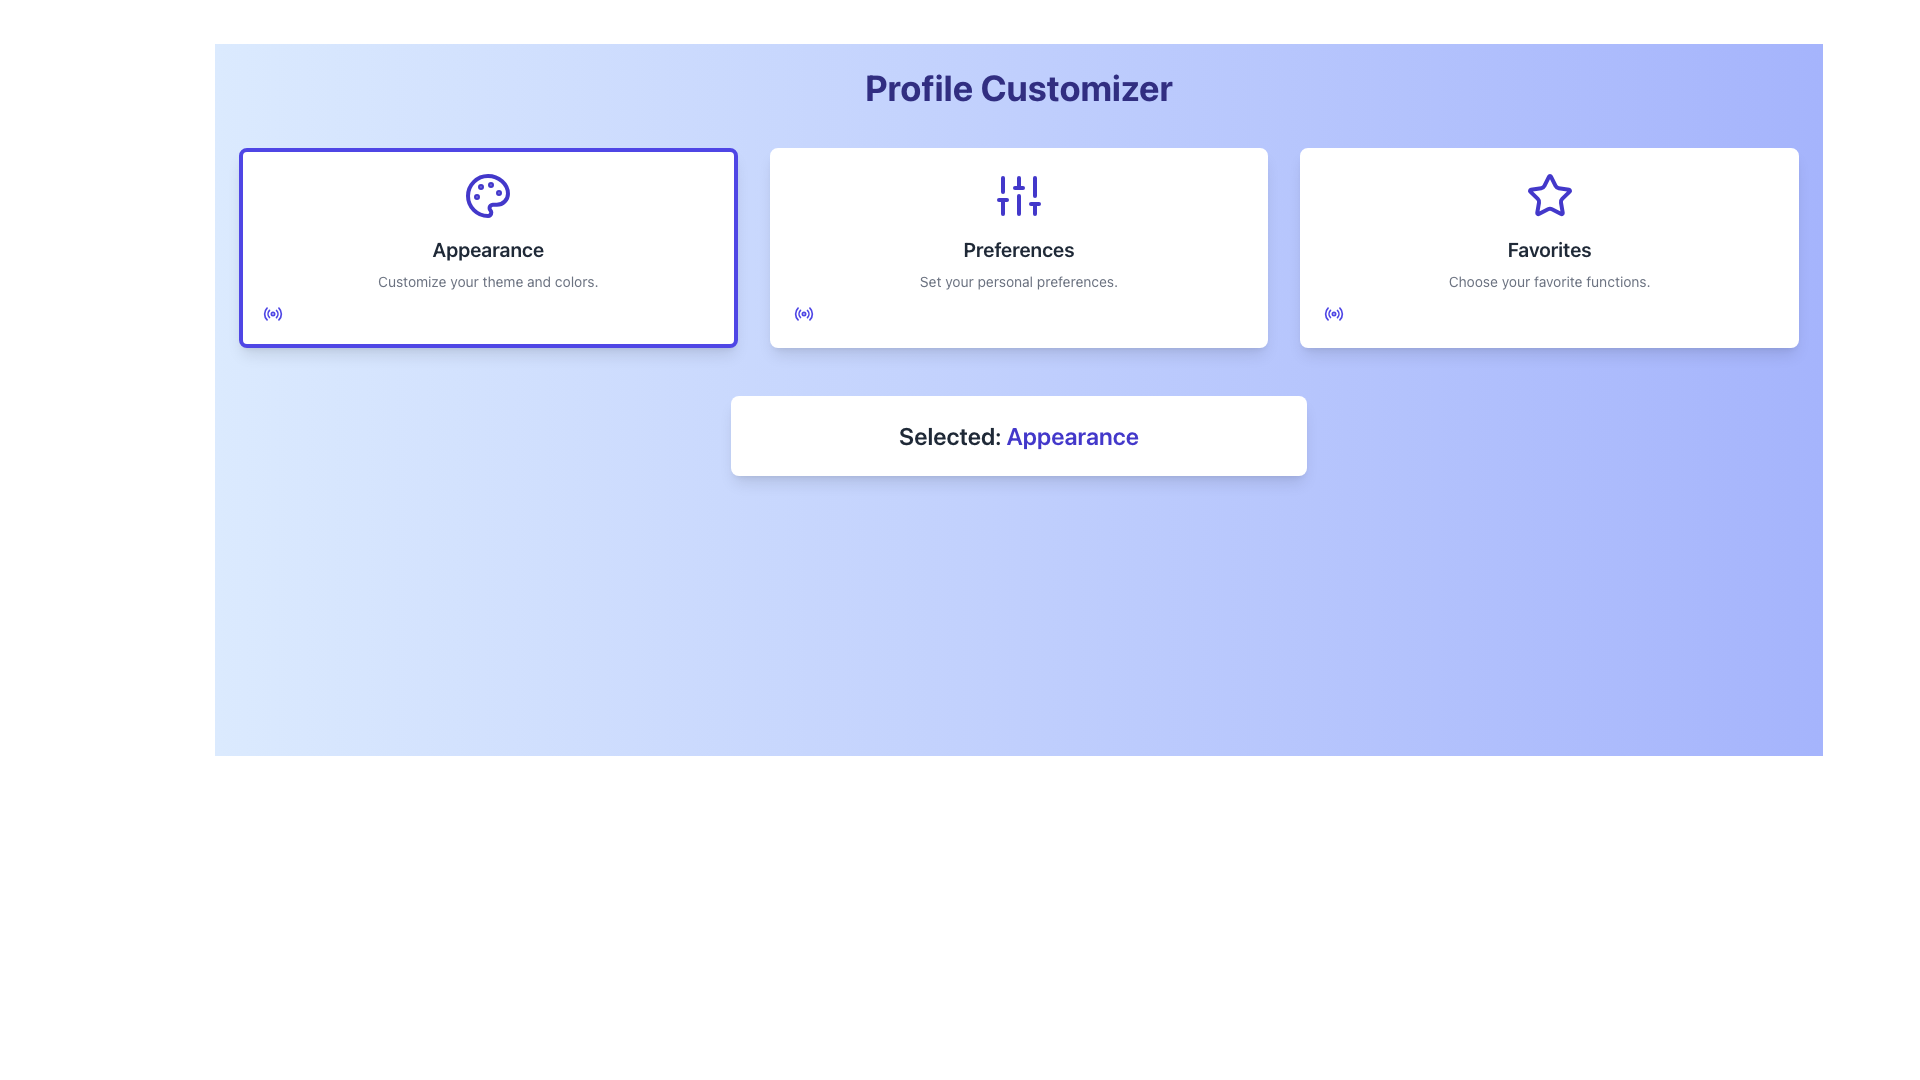 Image resolution: width=1920 pixels, height=1080 pixels. Describe the element at coordinates (1334, 313) in the screenshot. I see `the 'Favorites' radio button located at the bottom-center of the 'Favorites' card in the 'Profile Customizer' interface` at that location.